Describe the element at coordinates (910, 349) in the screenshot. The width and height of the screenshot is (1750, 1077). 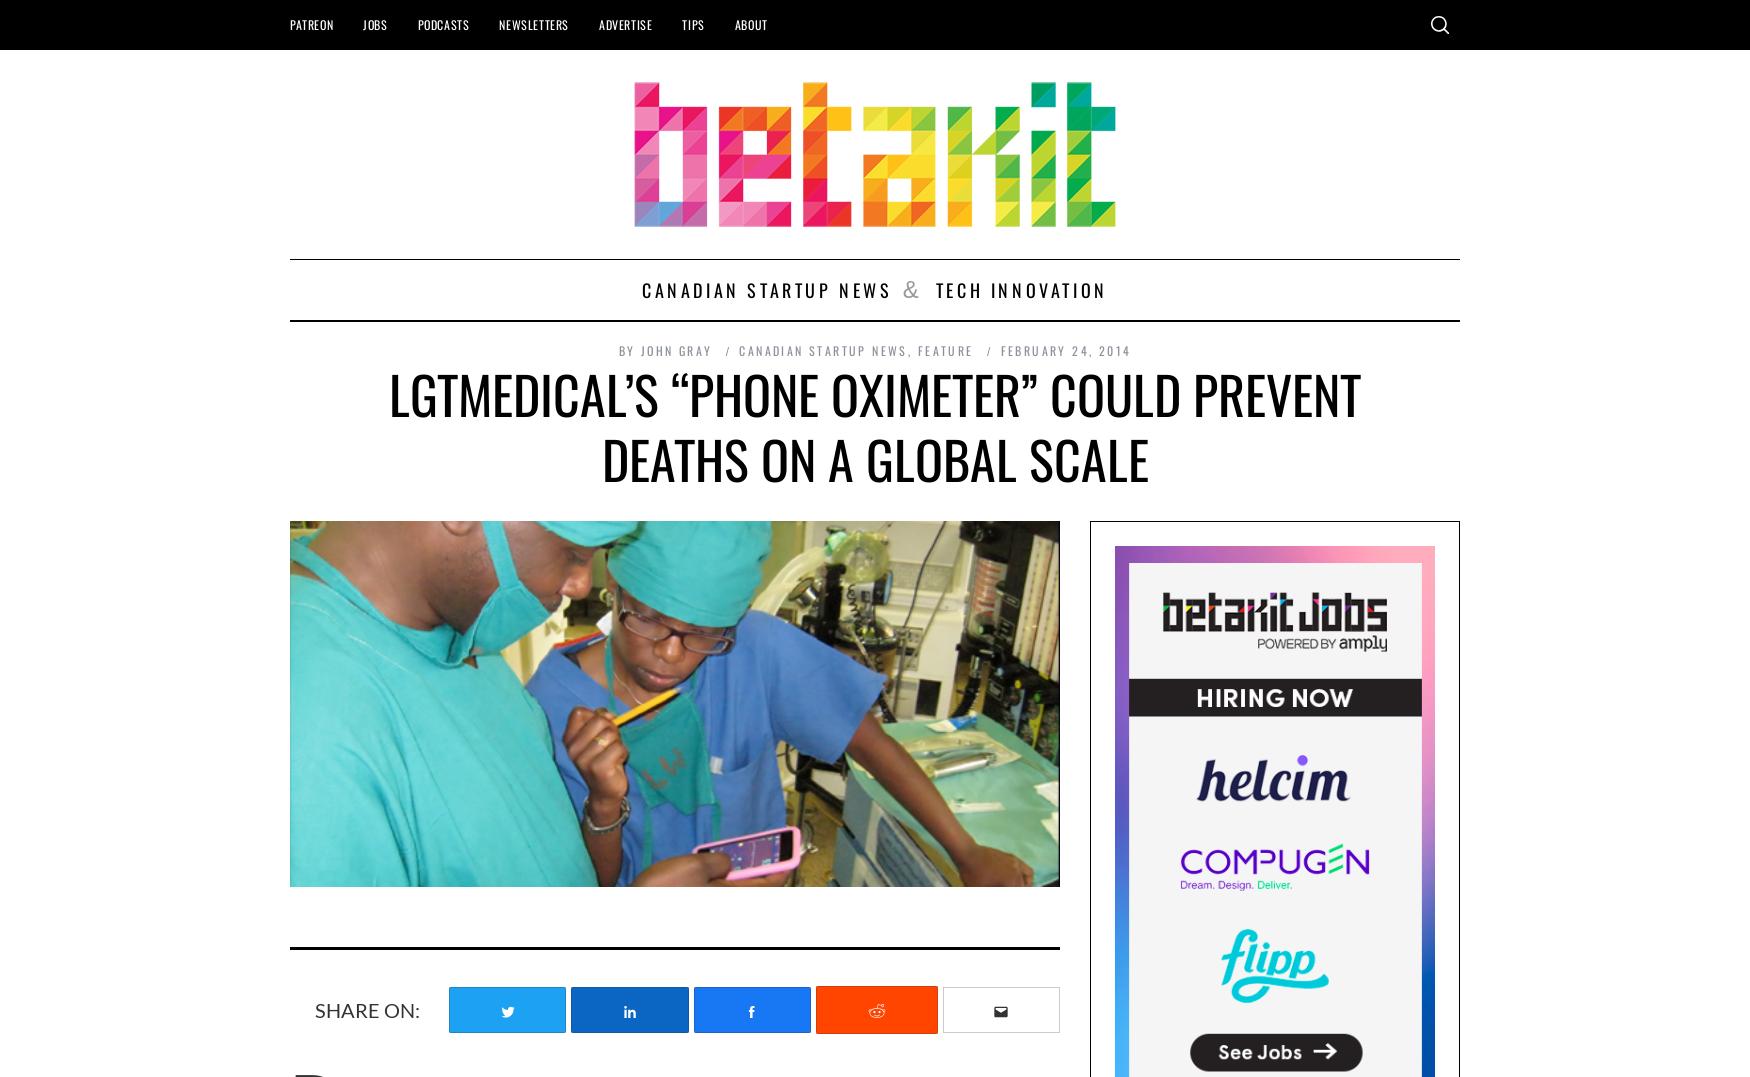
I see `','` at that location.